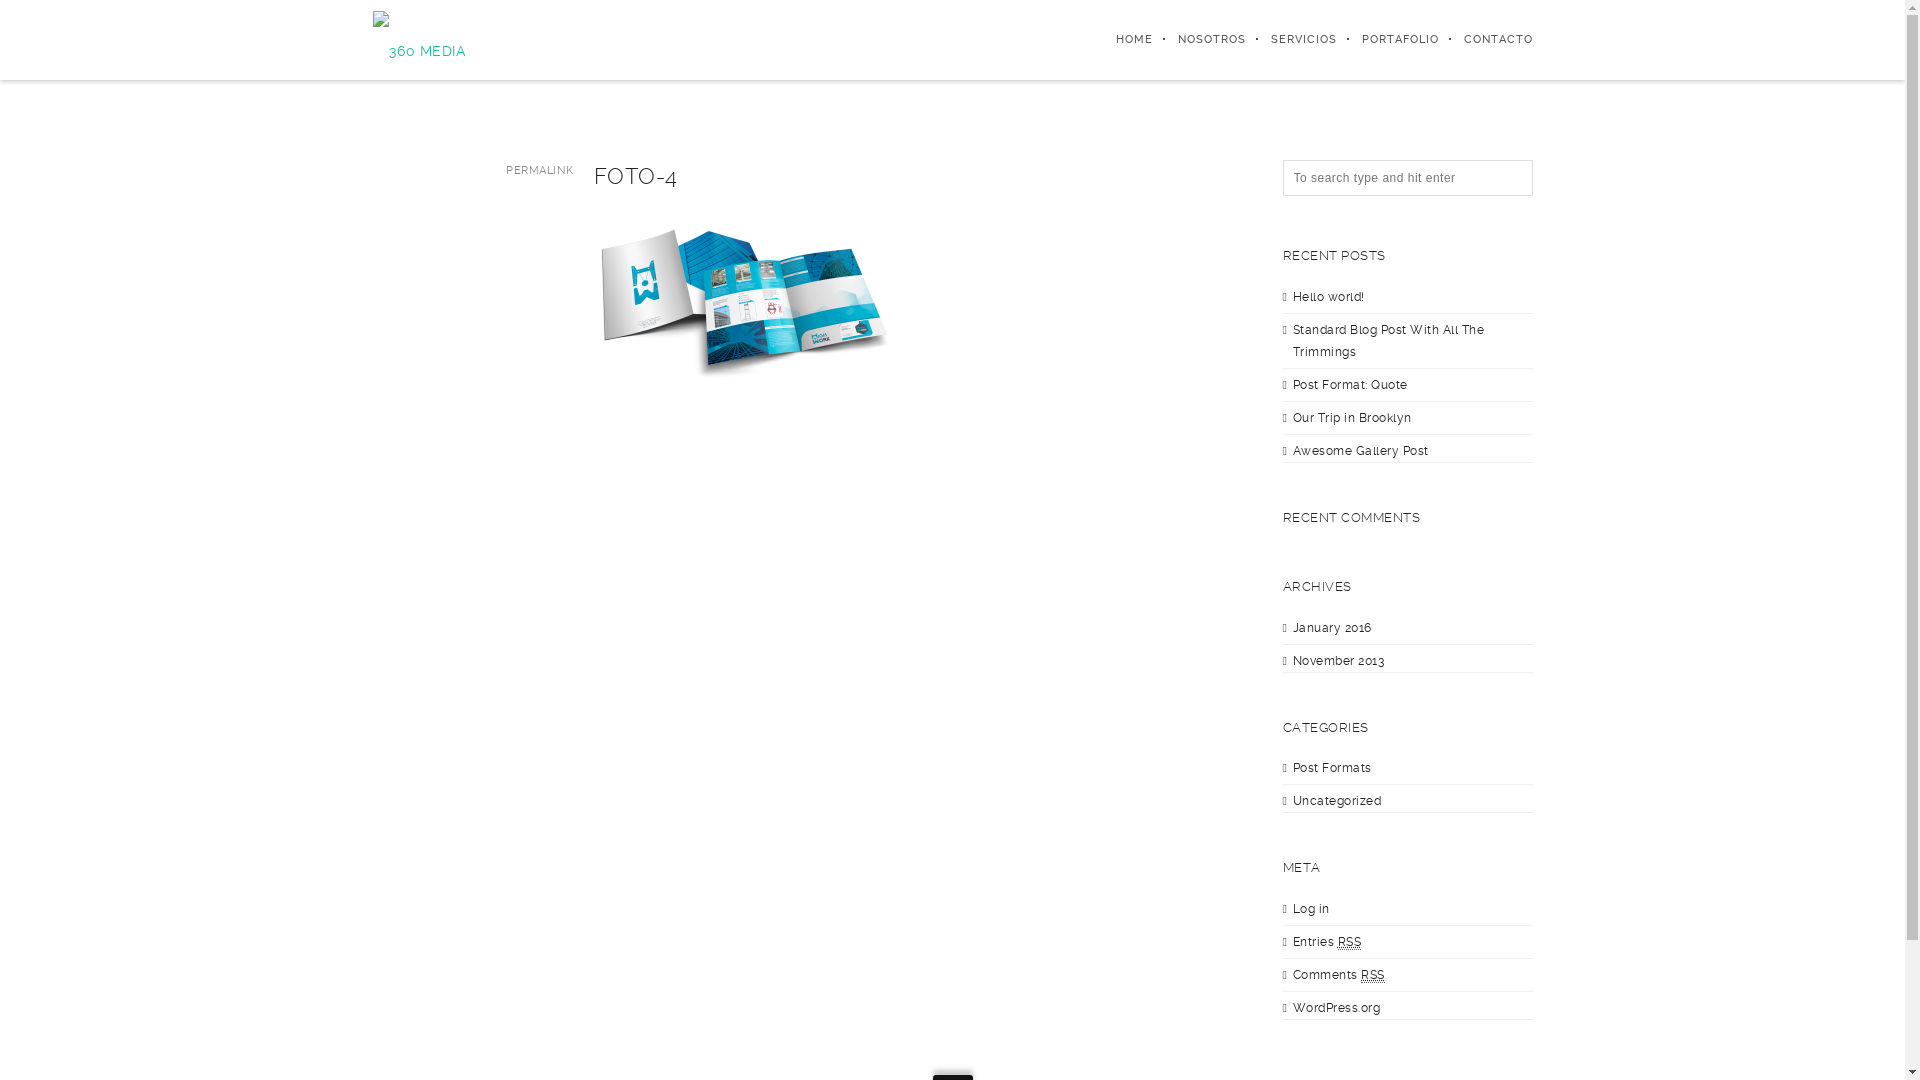  What do you see at coordinates (1405, 176) in the screenshot?
I see `'Search for:'` at bounding box center [1405, 176].